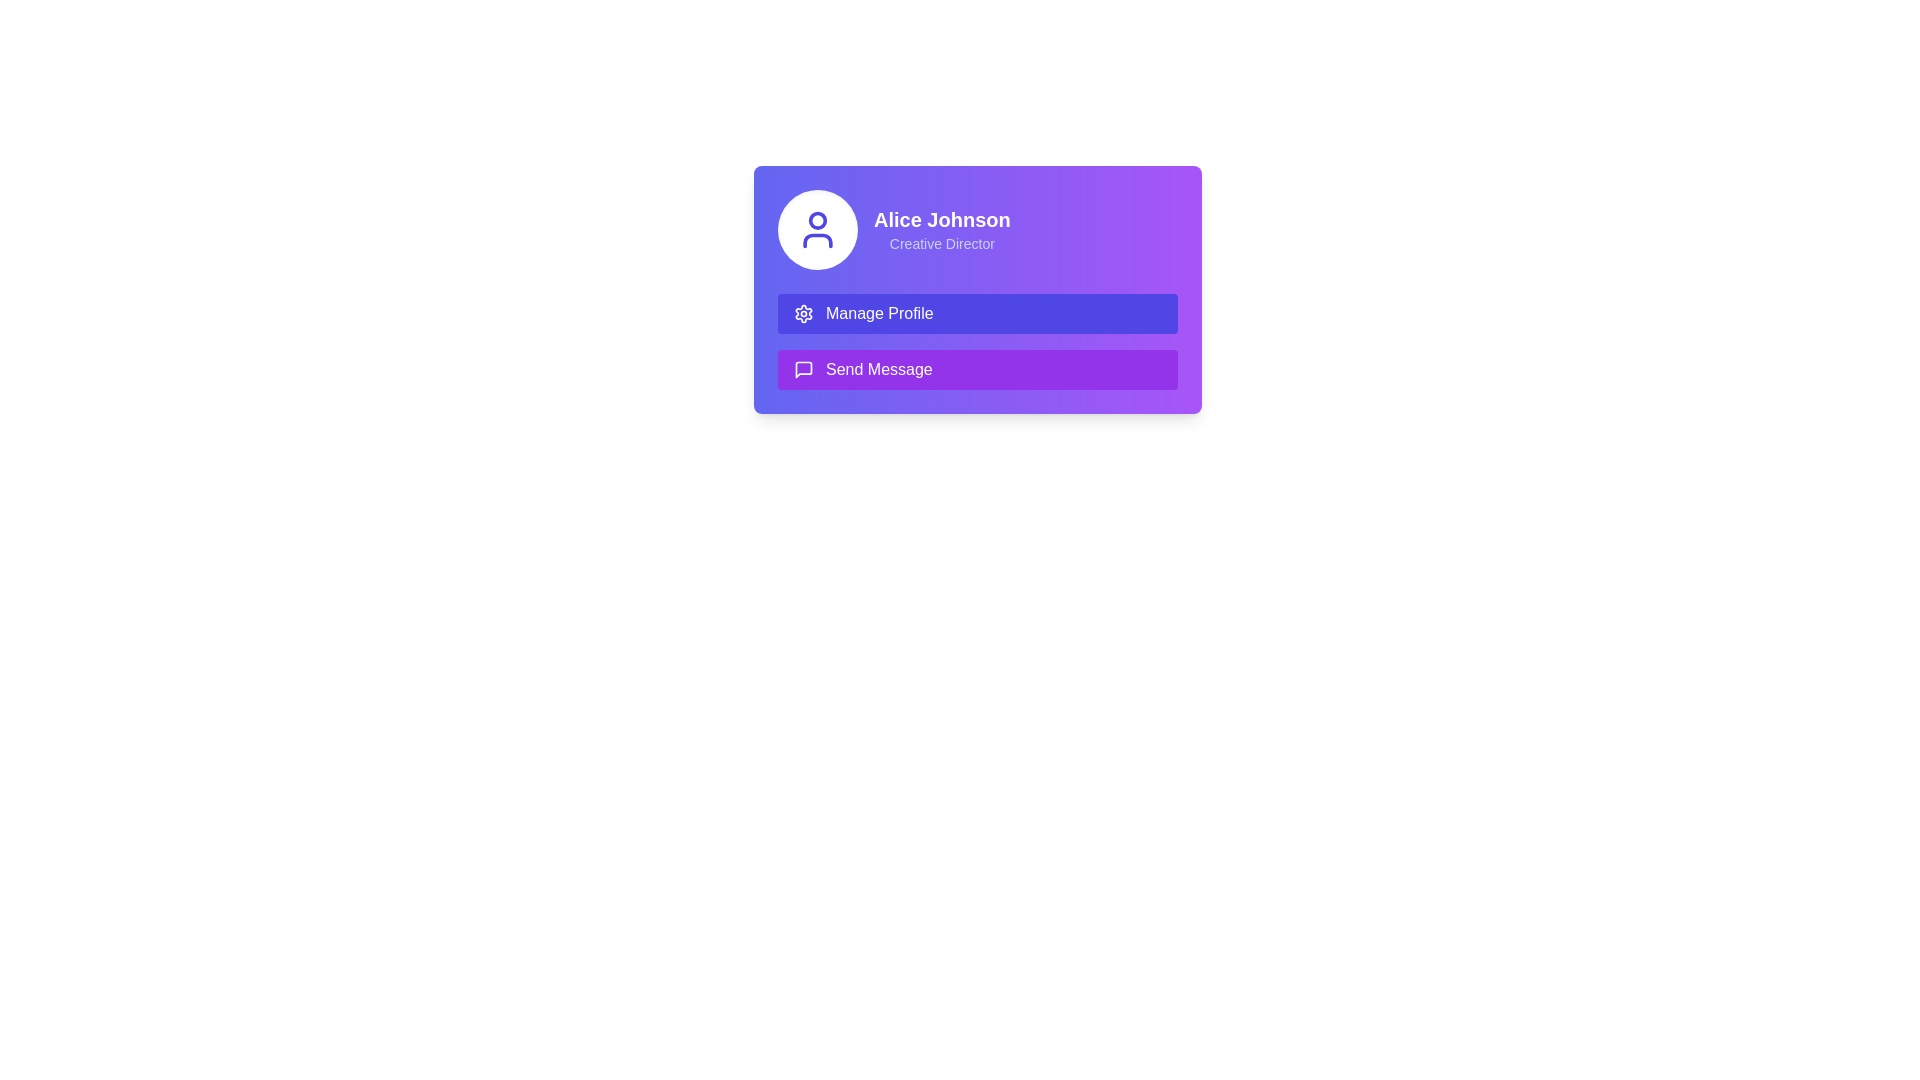  Describe the element at coordinates (804, 370) in the screenshot. I see `the purple speech bubble icon located within the 'Send Message' button, which is below the 'Manage Profile' button` at that location.